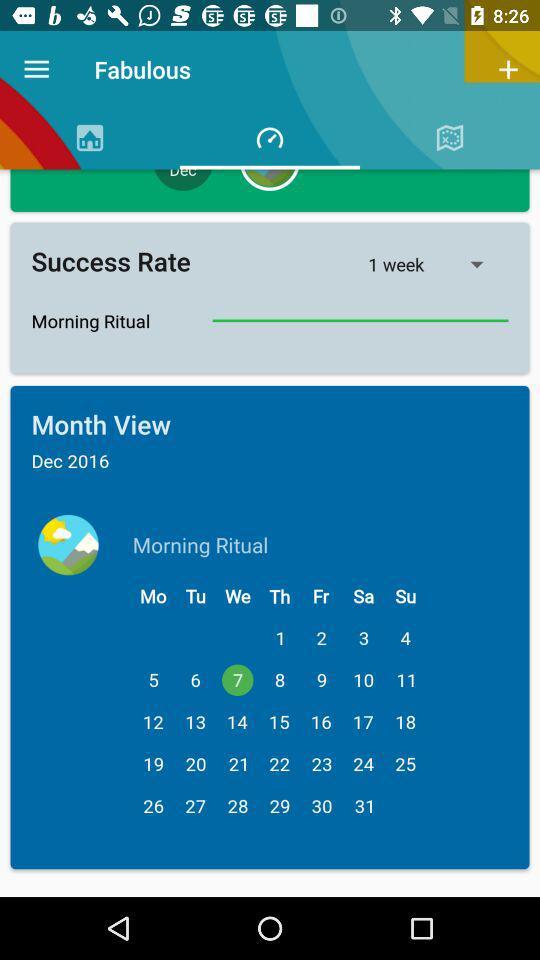  I want to click on text which is beside success rate, so click(437, 263).